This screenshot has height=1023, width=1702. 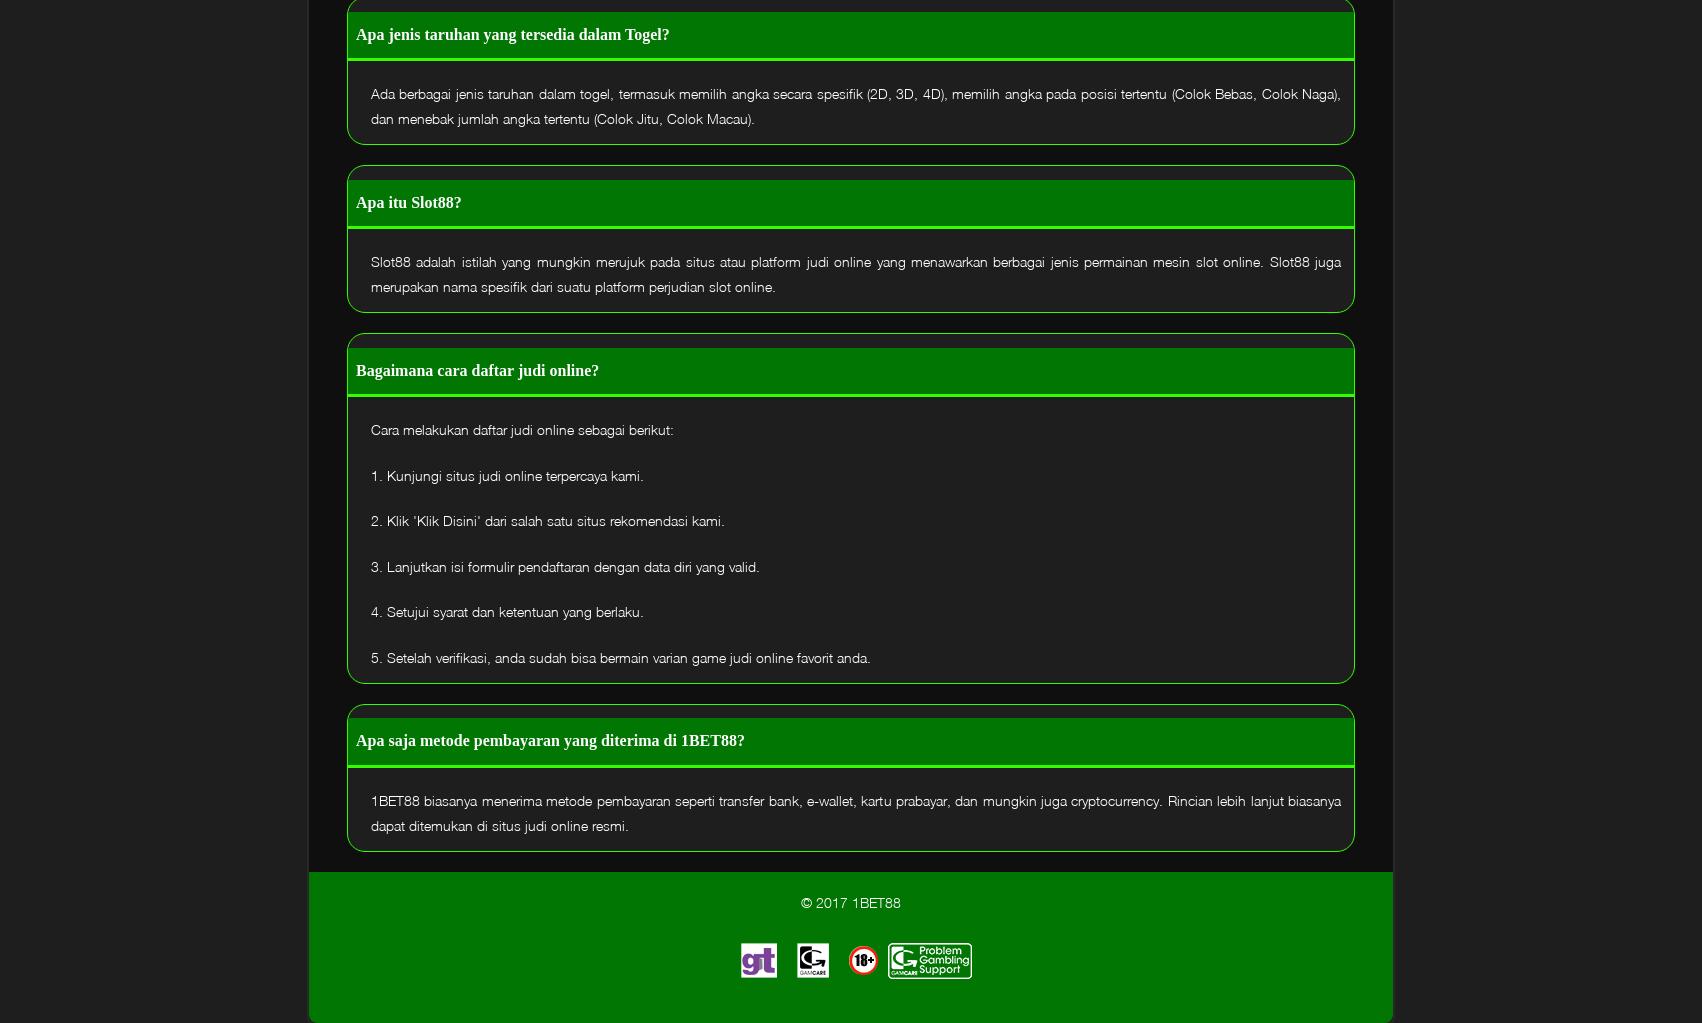 I want to click on '5. Setelah verifikasi, anda sudah bisa bermain varian game judi online favorit anda.', so click(x=371, y=656).